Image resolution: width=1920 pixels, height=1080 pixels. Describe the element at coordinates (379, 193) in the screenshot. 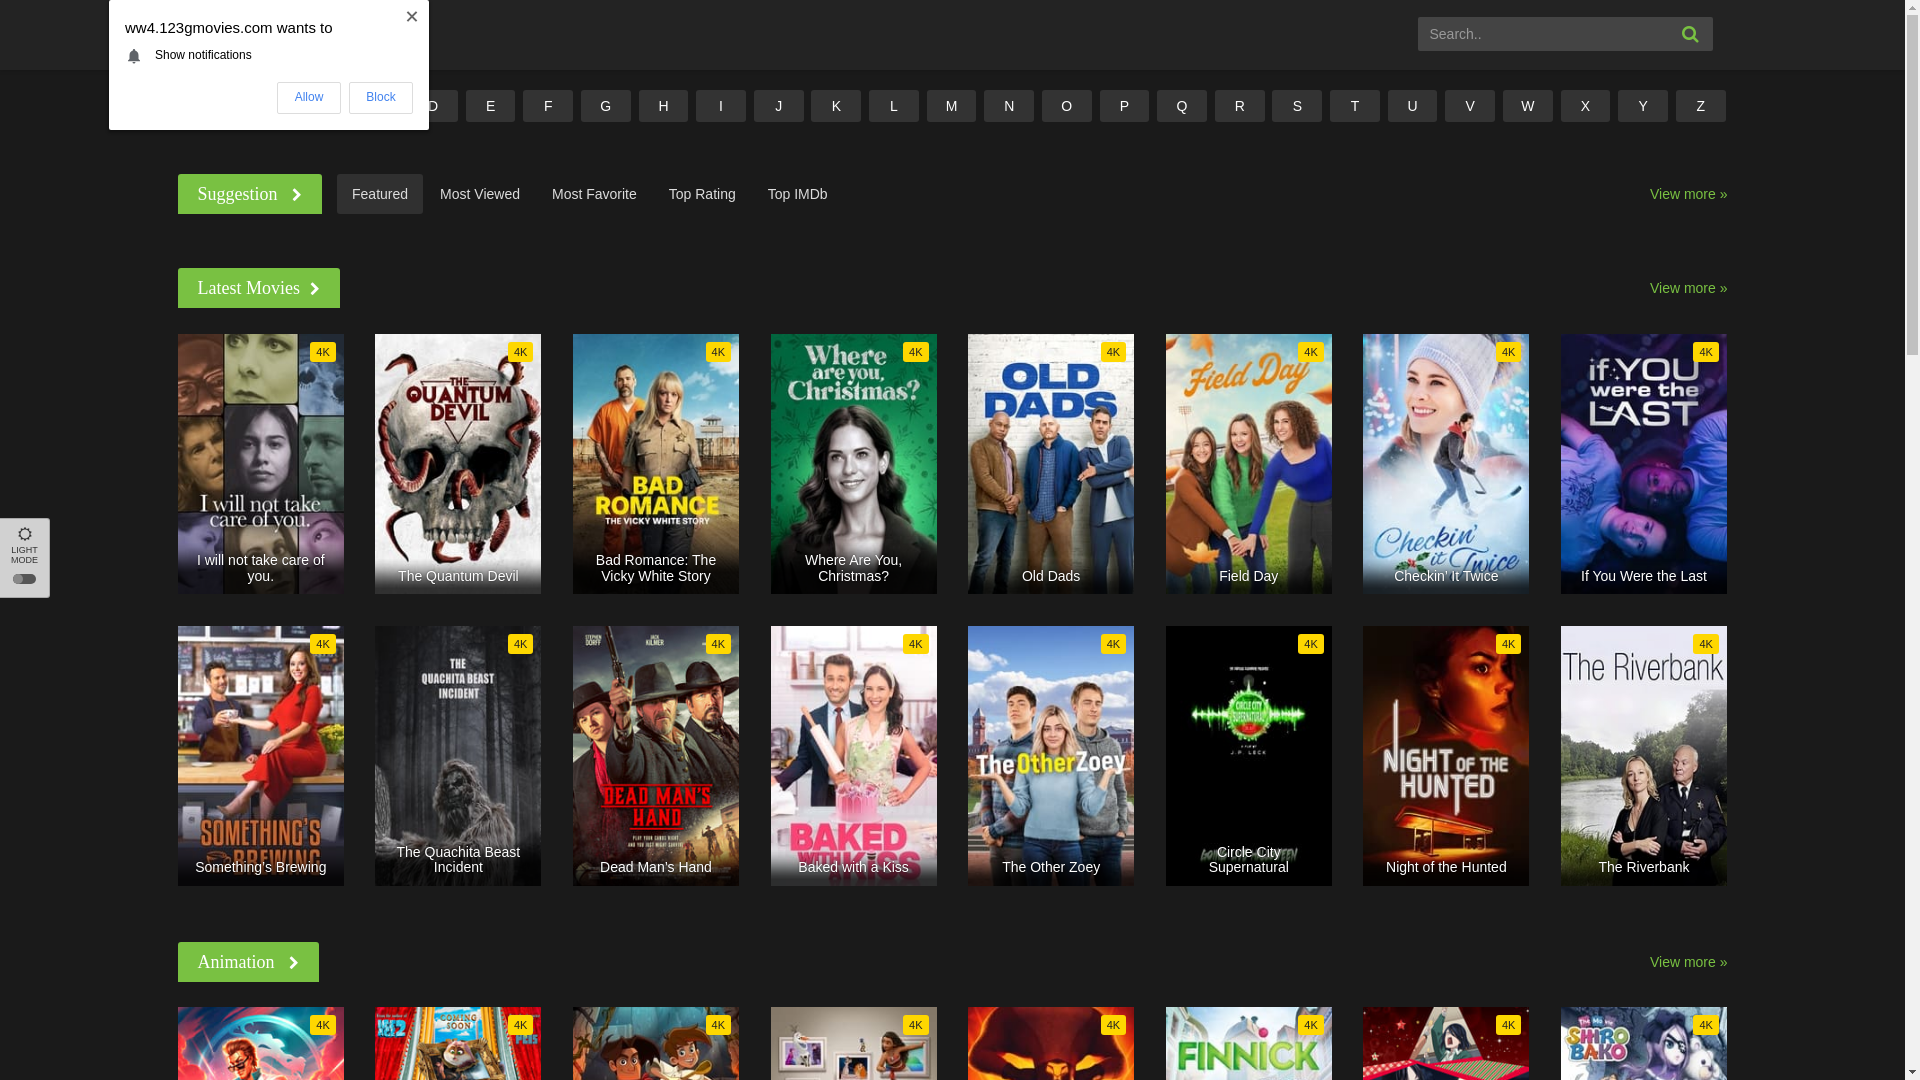

I see `'Featured'` at that location.